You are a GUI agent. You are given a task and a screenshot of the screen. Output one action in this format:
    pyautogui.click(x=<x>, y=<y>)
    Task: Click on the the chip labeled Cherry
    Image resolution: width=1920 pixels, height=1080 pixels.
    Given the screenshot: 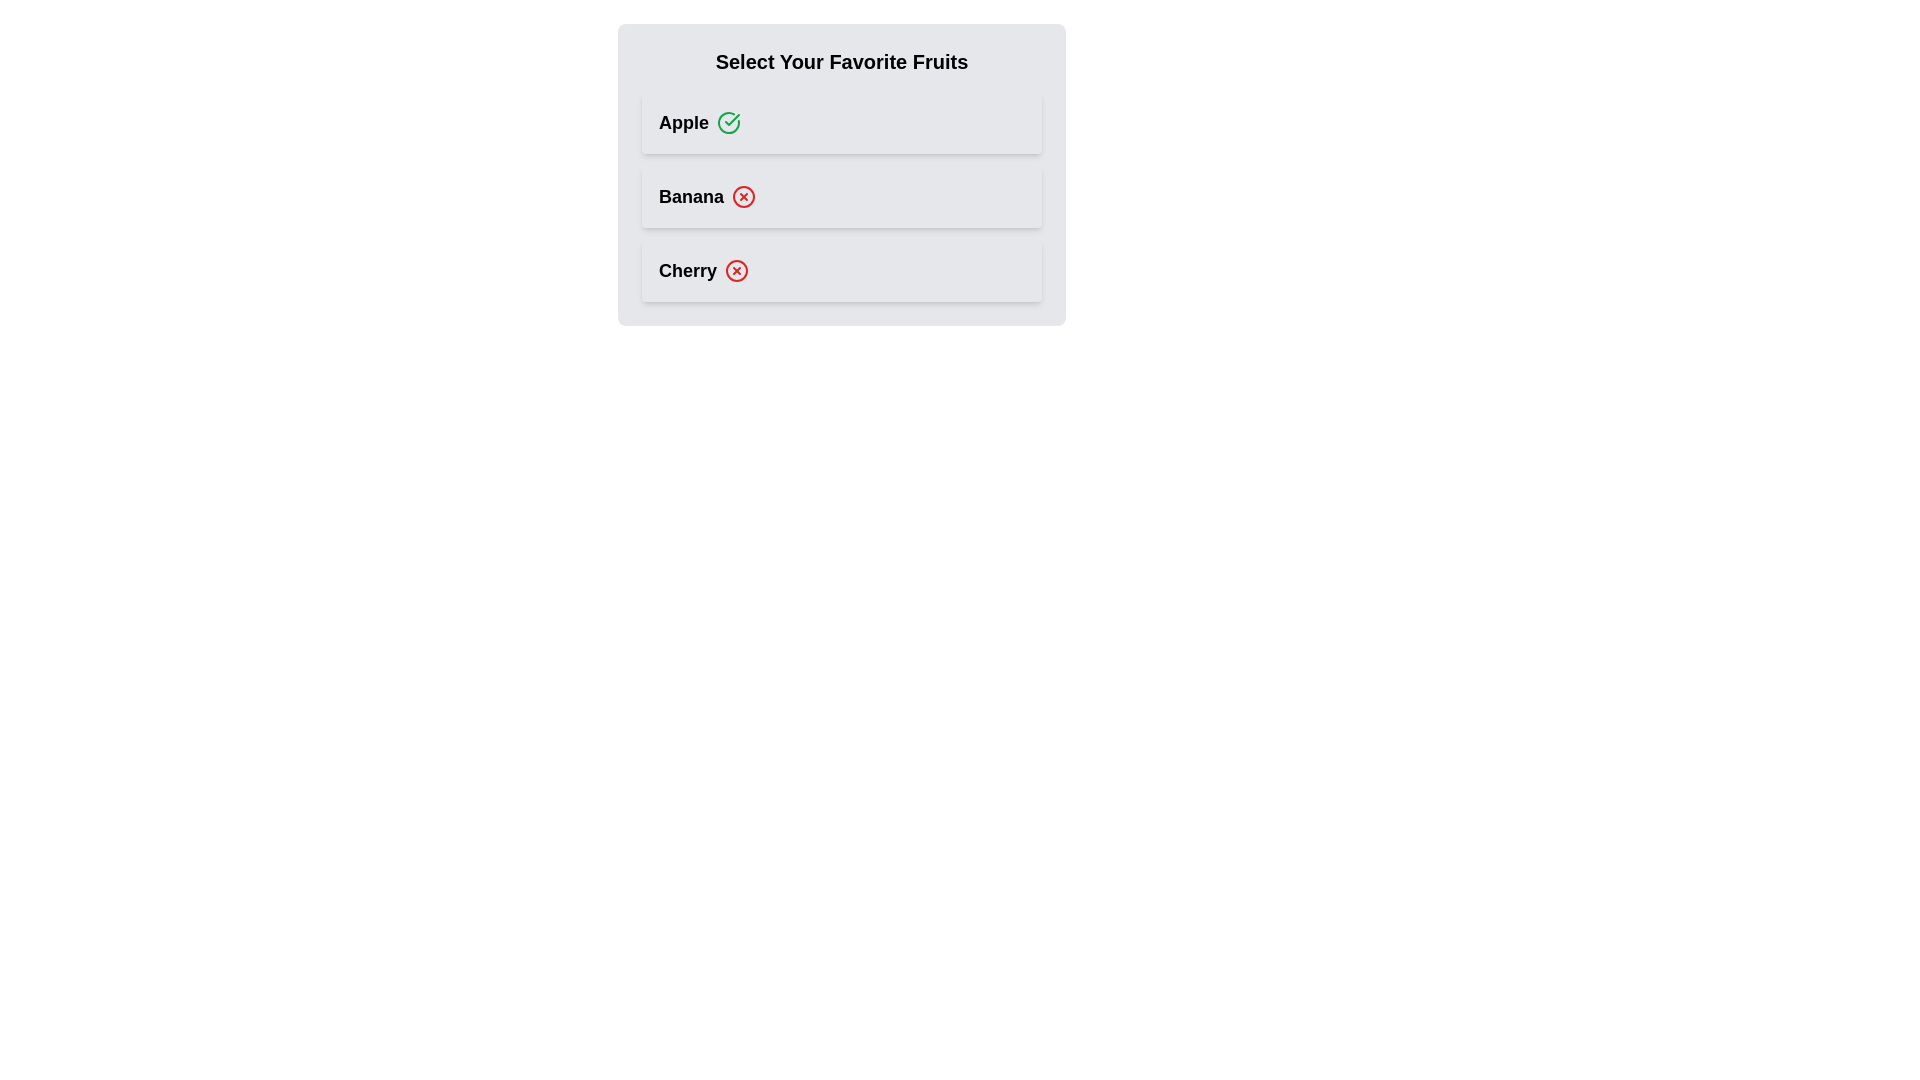 What is the action you would take?
    pyautogui.click(x=841, y=270)
    